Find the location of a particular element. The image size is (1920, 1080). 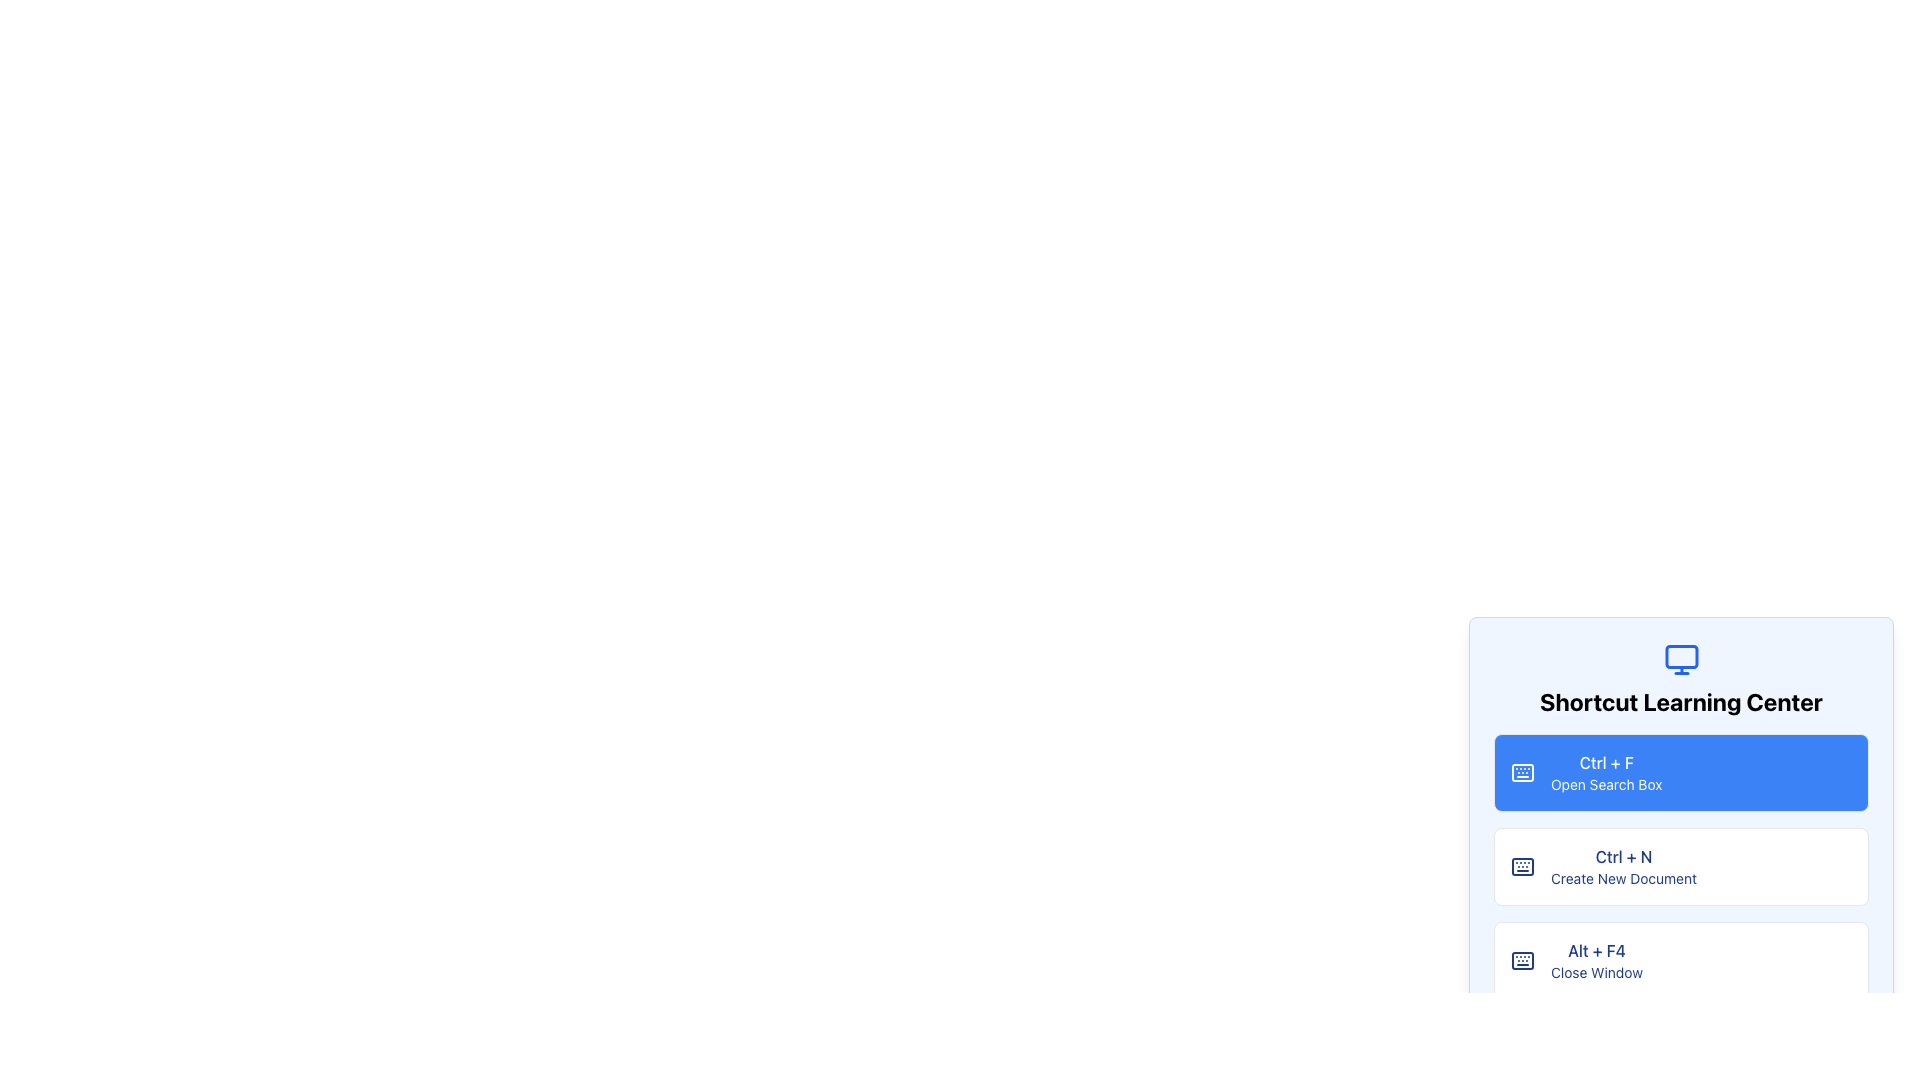

the text information block that explains the 'Alt + F4' keyboard shortcut is located at coordinates (1595, 959).